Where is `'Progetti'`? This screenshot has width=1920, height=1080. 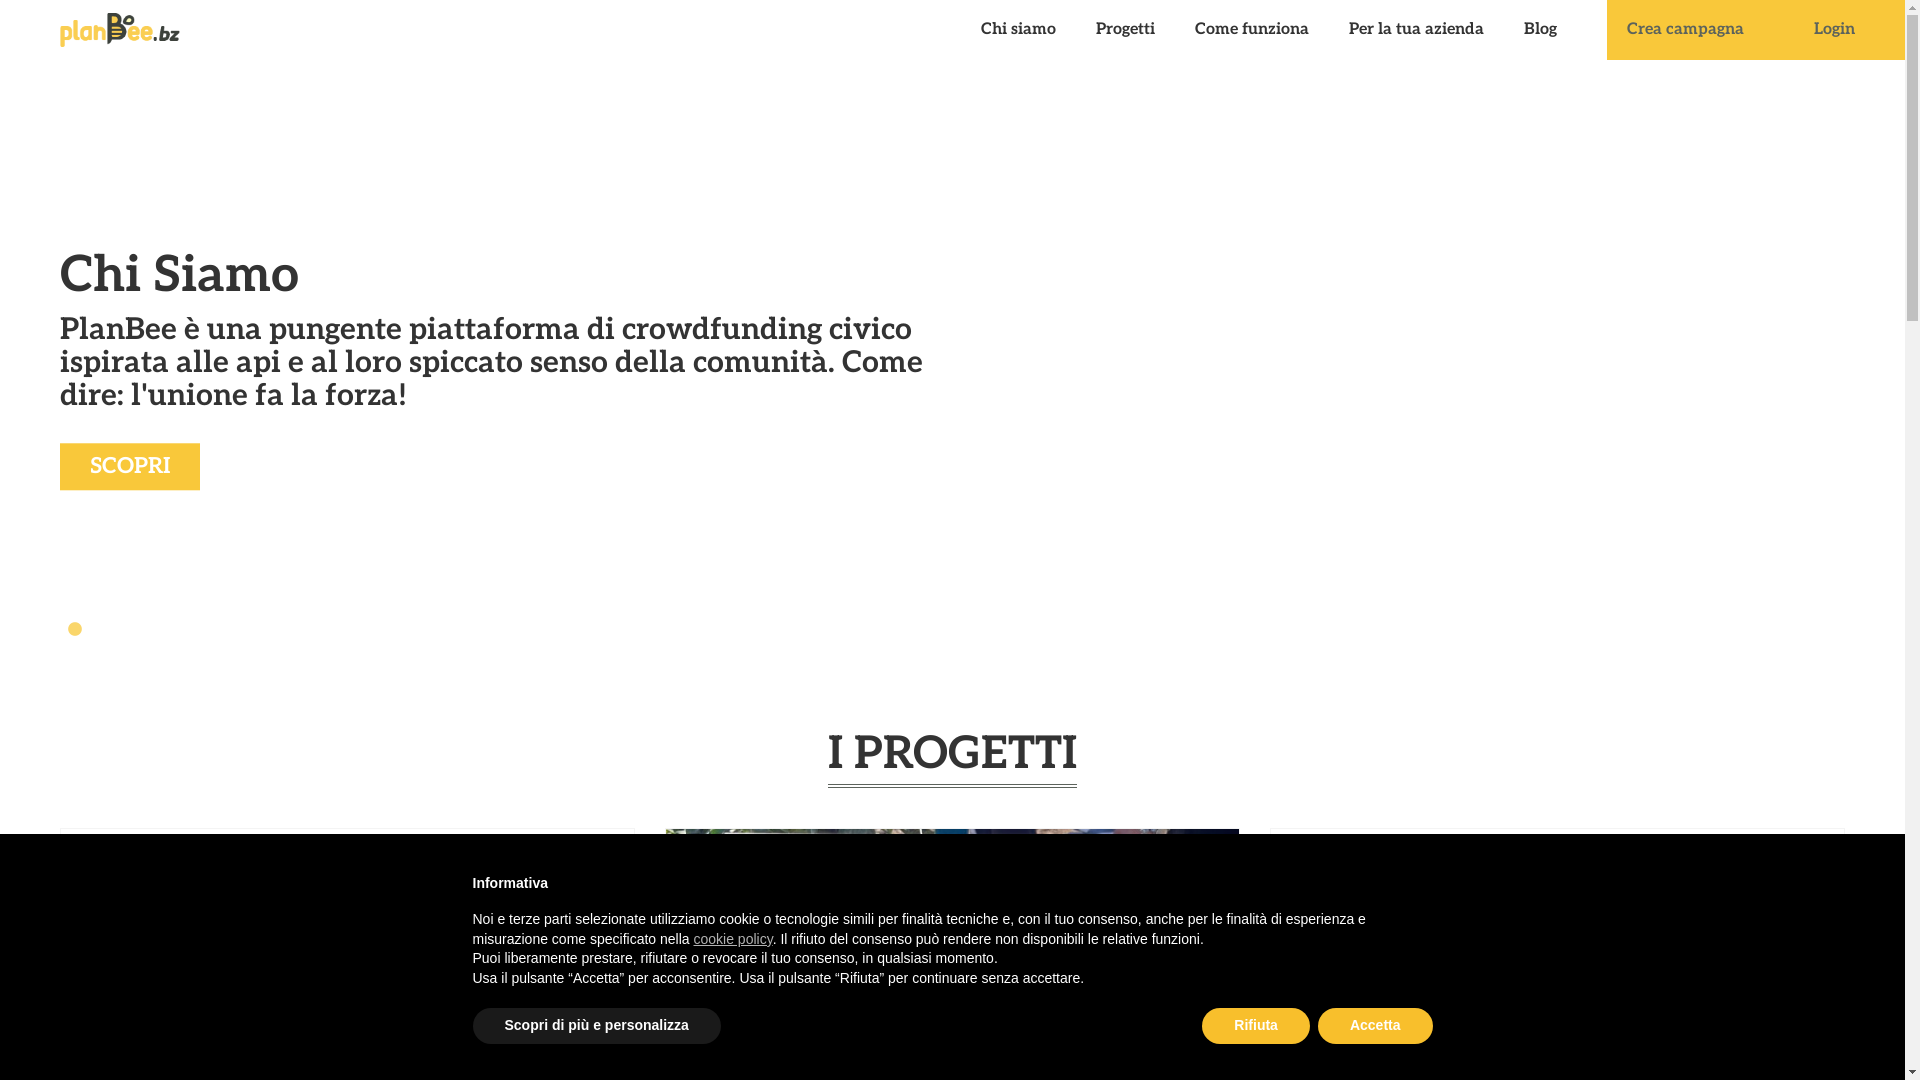
'Progetti' is located at coordinates (1125, 30).